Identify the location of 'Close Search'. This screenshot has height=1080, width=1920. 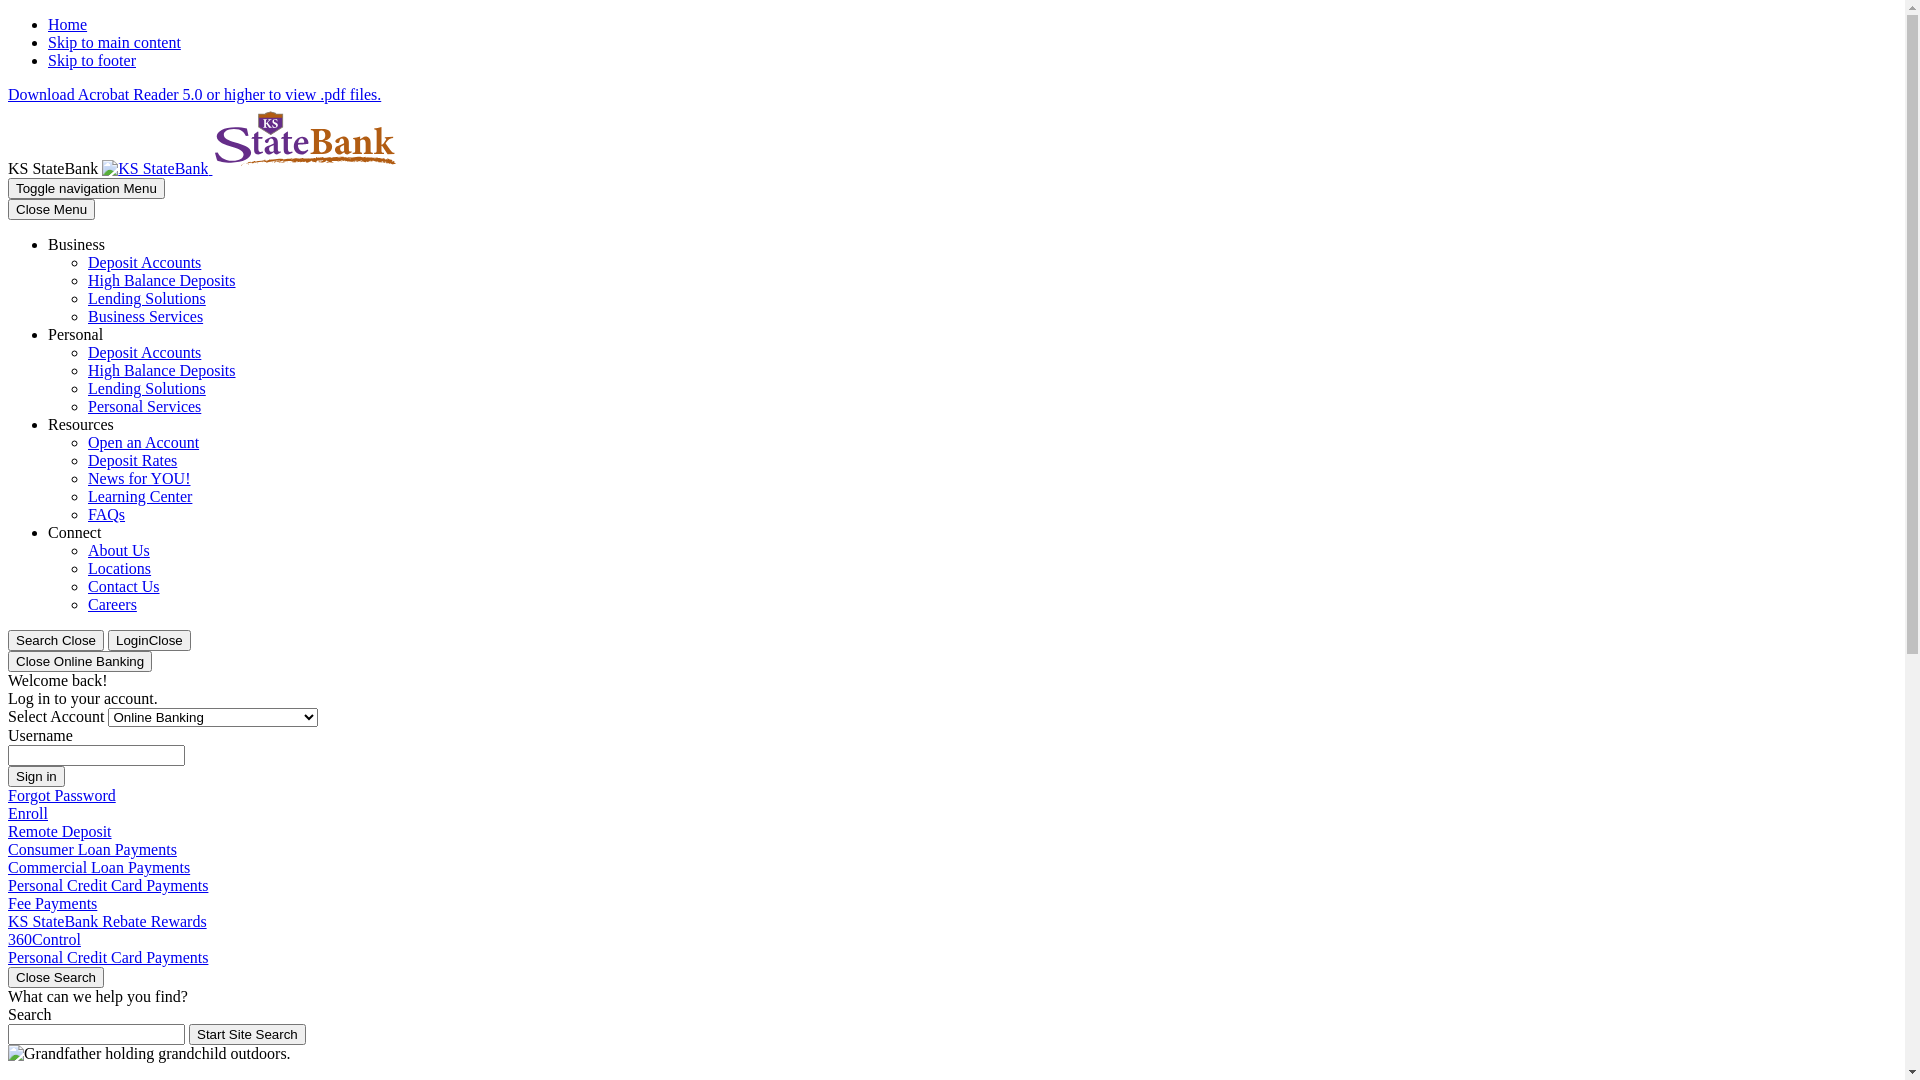
(56, 976).